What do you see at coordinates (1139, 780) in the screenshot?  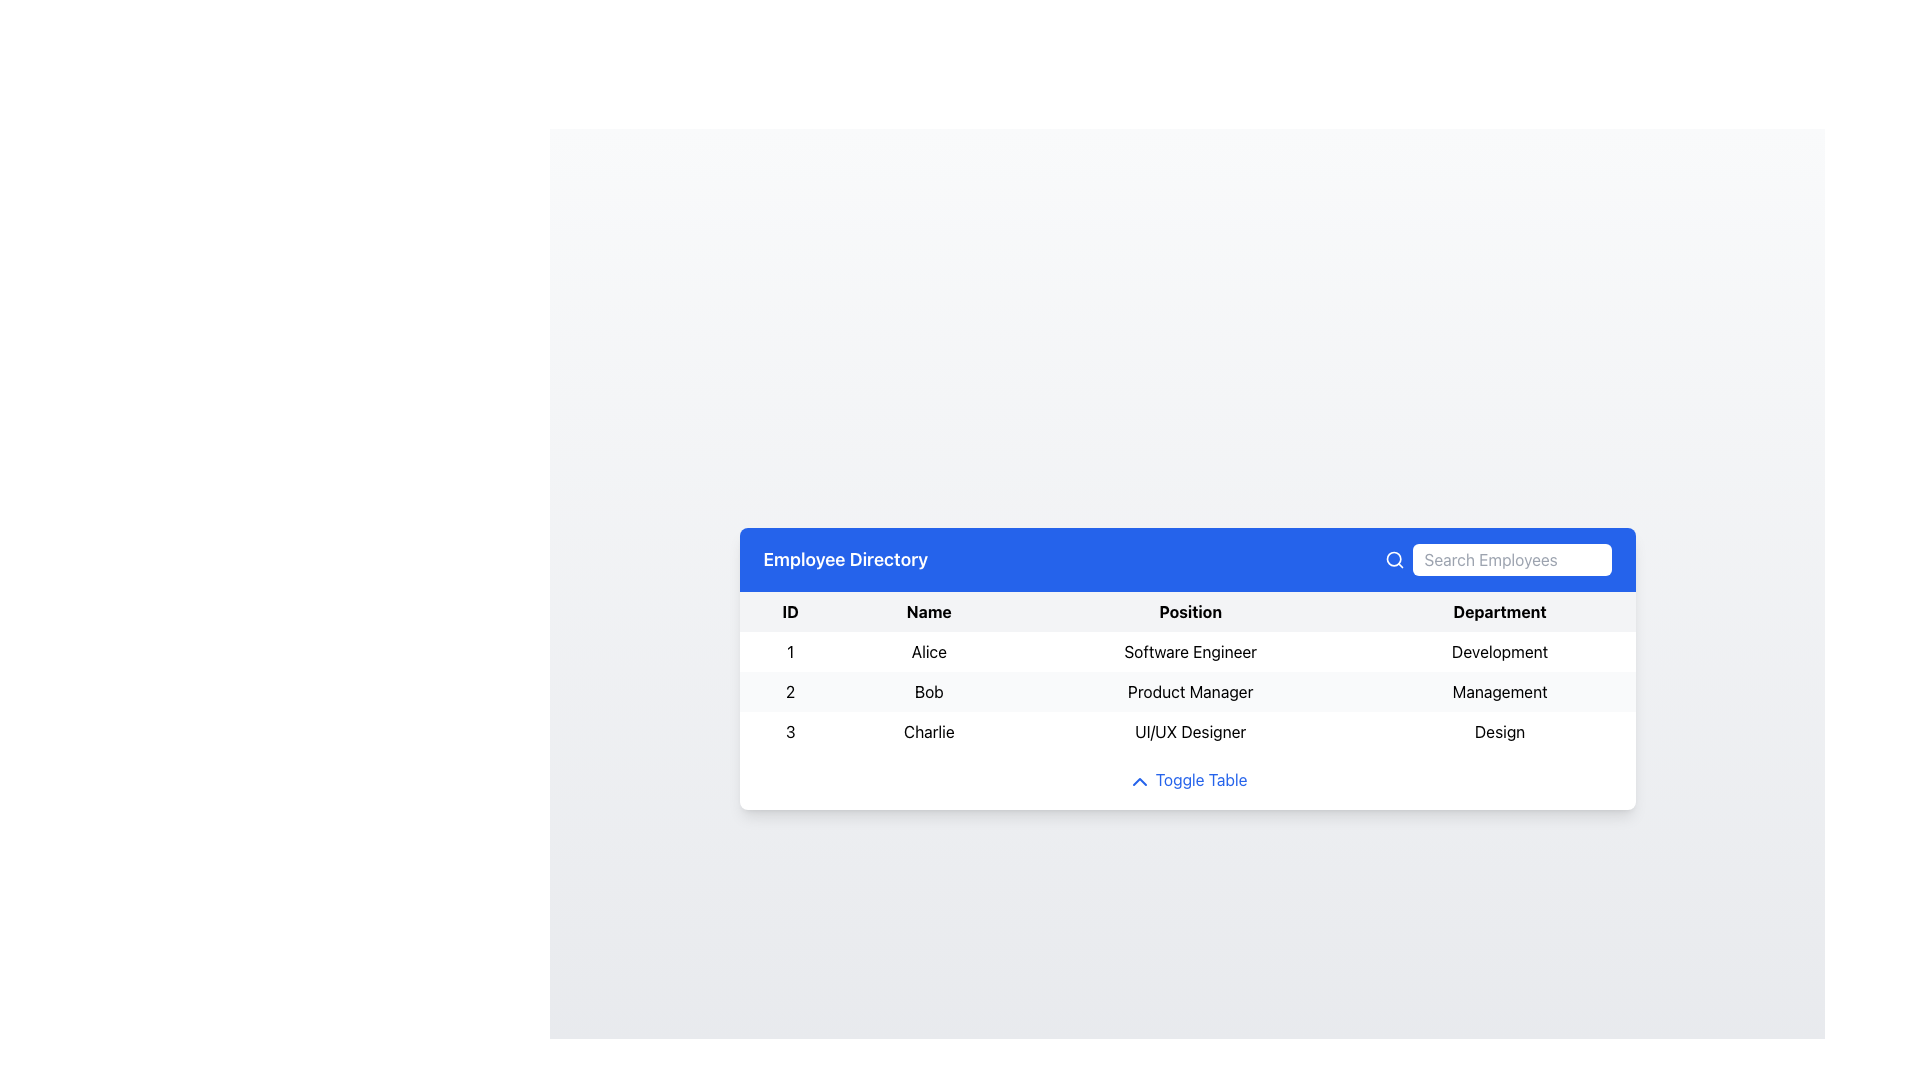 I see `the small upward-pointing chevron-style arrow icon with a blue stroke, located to the left of the 'Toggle Table' text in the bottom-right corner of the table layout` at bounding box center [1139, 780].